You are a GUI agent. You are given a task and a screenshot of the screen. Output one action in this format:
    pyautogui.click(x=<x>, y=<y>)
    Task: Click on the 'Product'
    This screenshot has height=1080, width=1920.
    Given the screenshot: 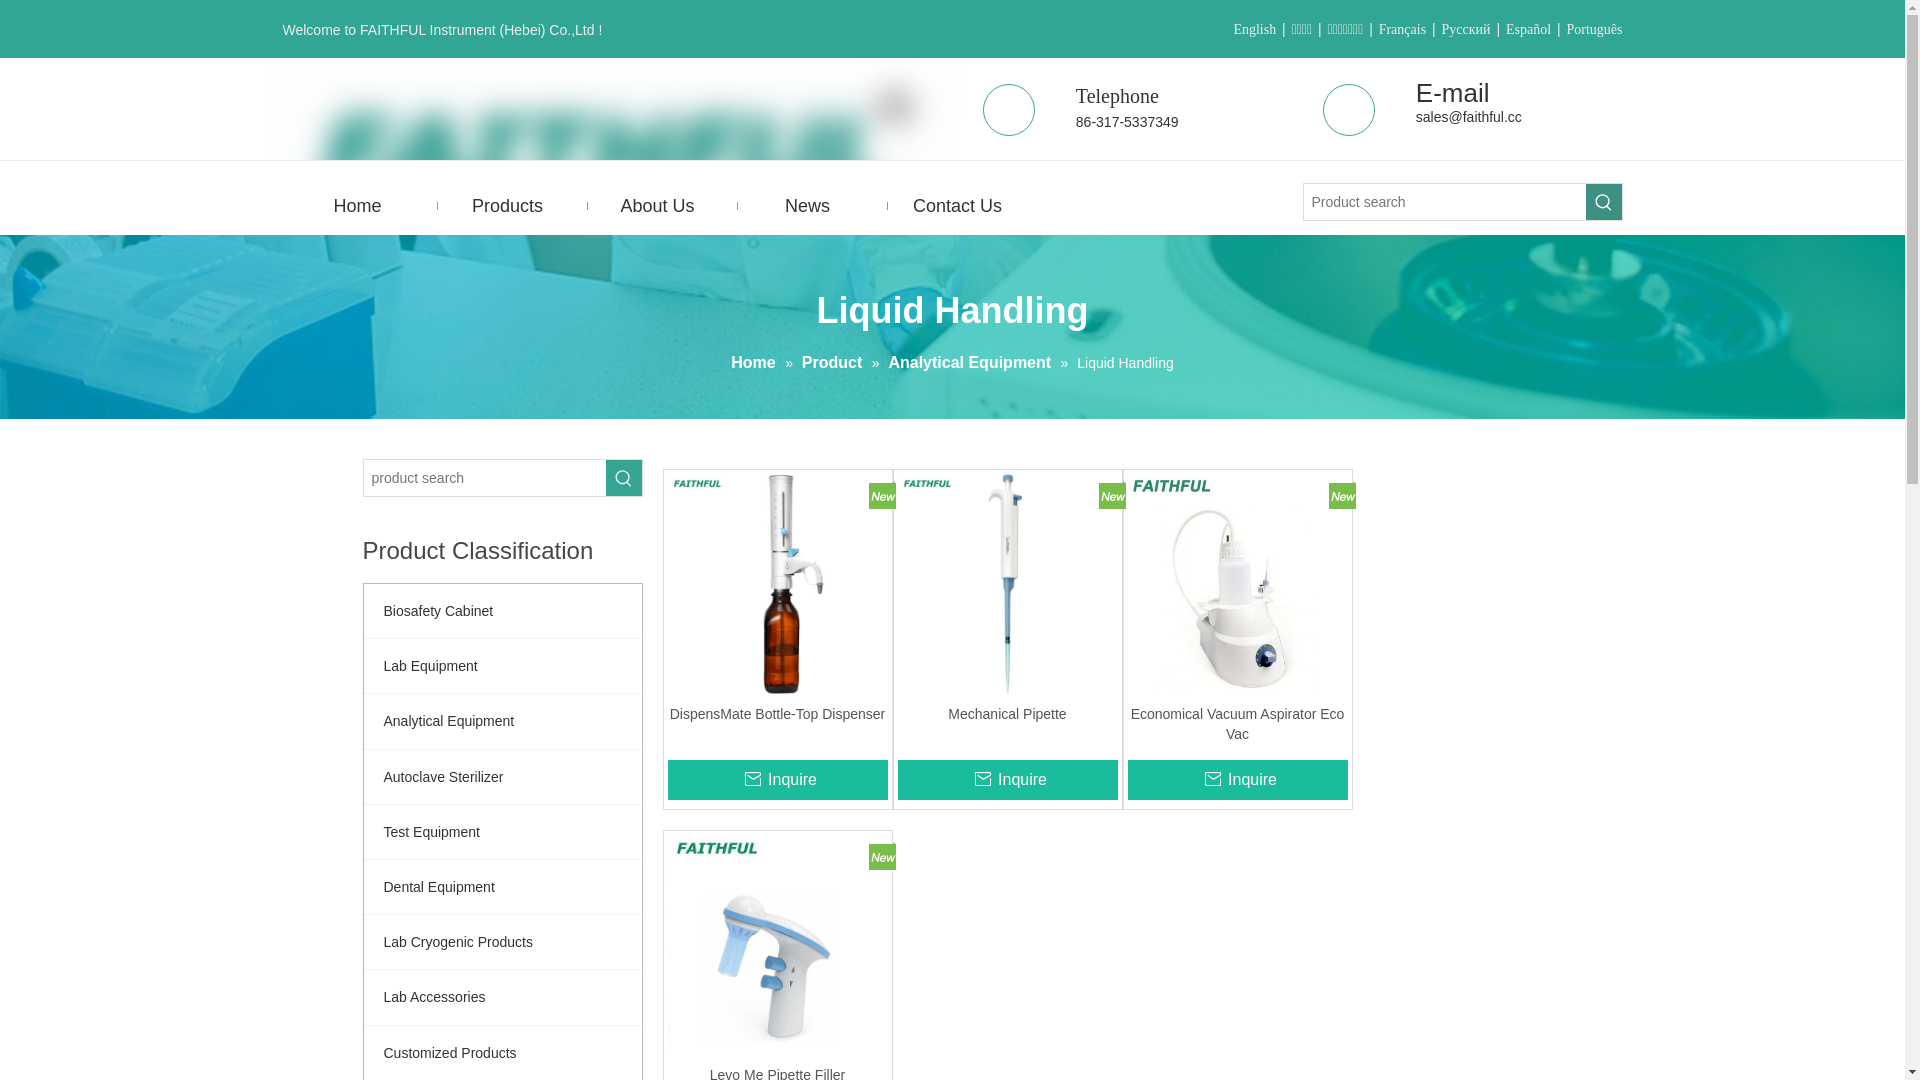 What is the action you would take?
    pyautogui.click(x=834, y=362)
    